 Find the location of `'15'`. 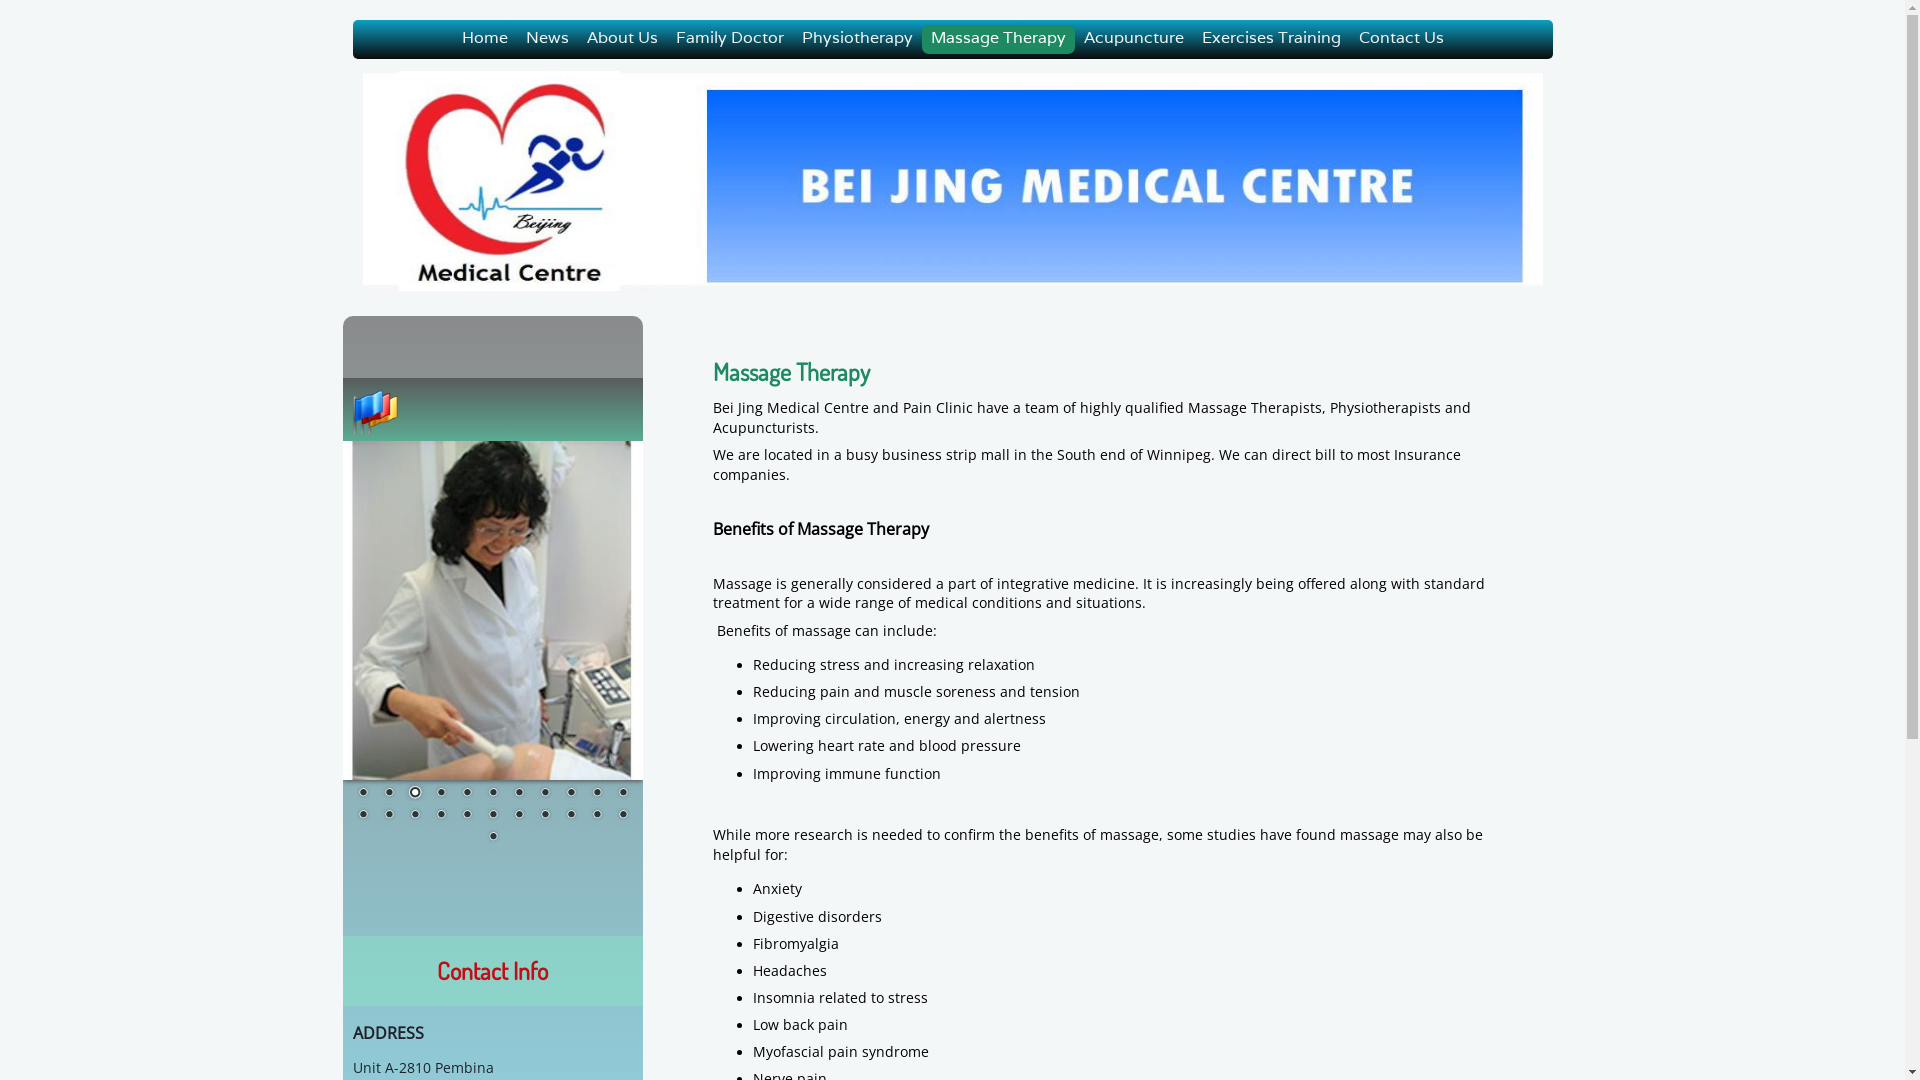

'15' is located at coordinates (440, 816).